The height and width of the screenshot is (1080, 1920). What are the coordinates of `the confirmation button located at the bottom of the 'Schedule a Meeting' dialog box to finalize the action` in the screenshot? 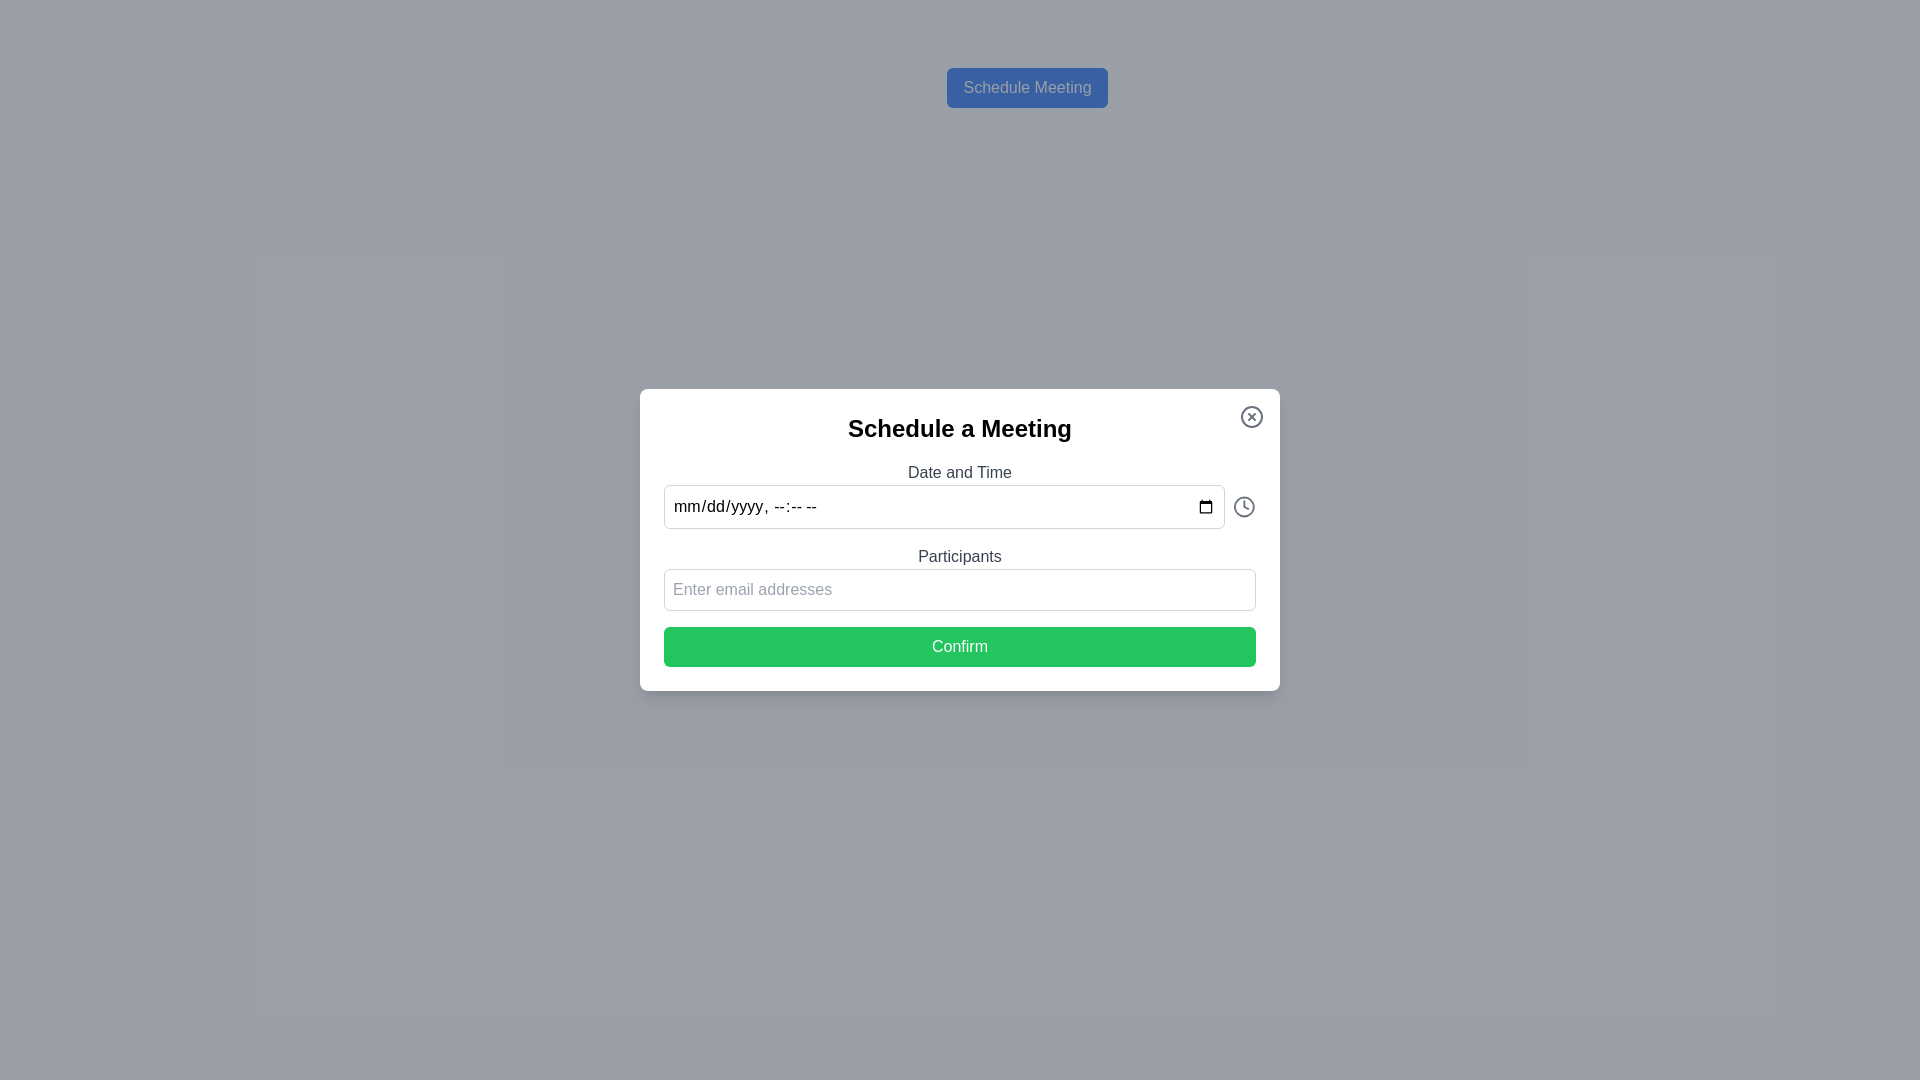 It's located at (960, 647).